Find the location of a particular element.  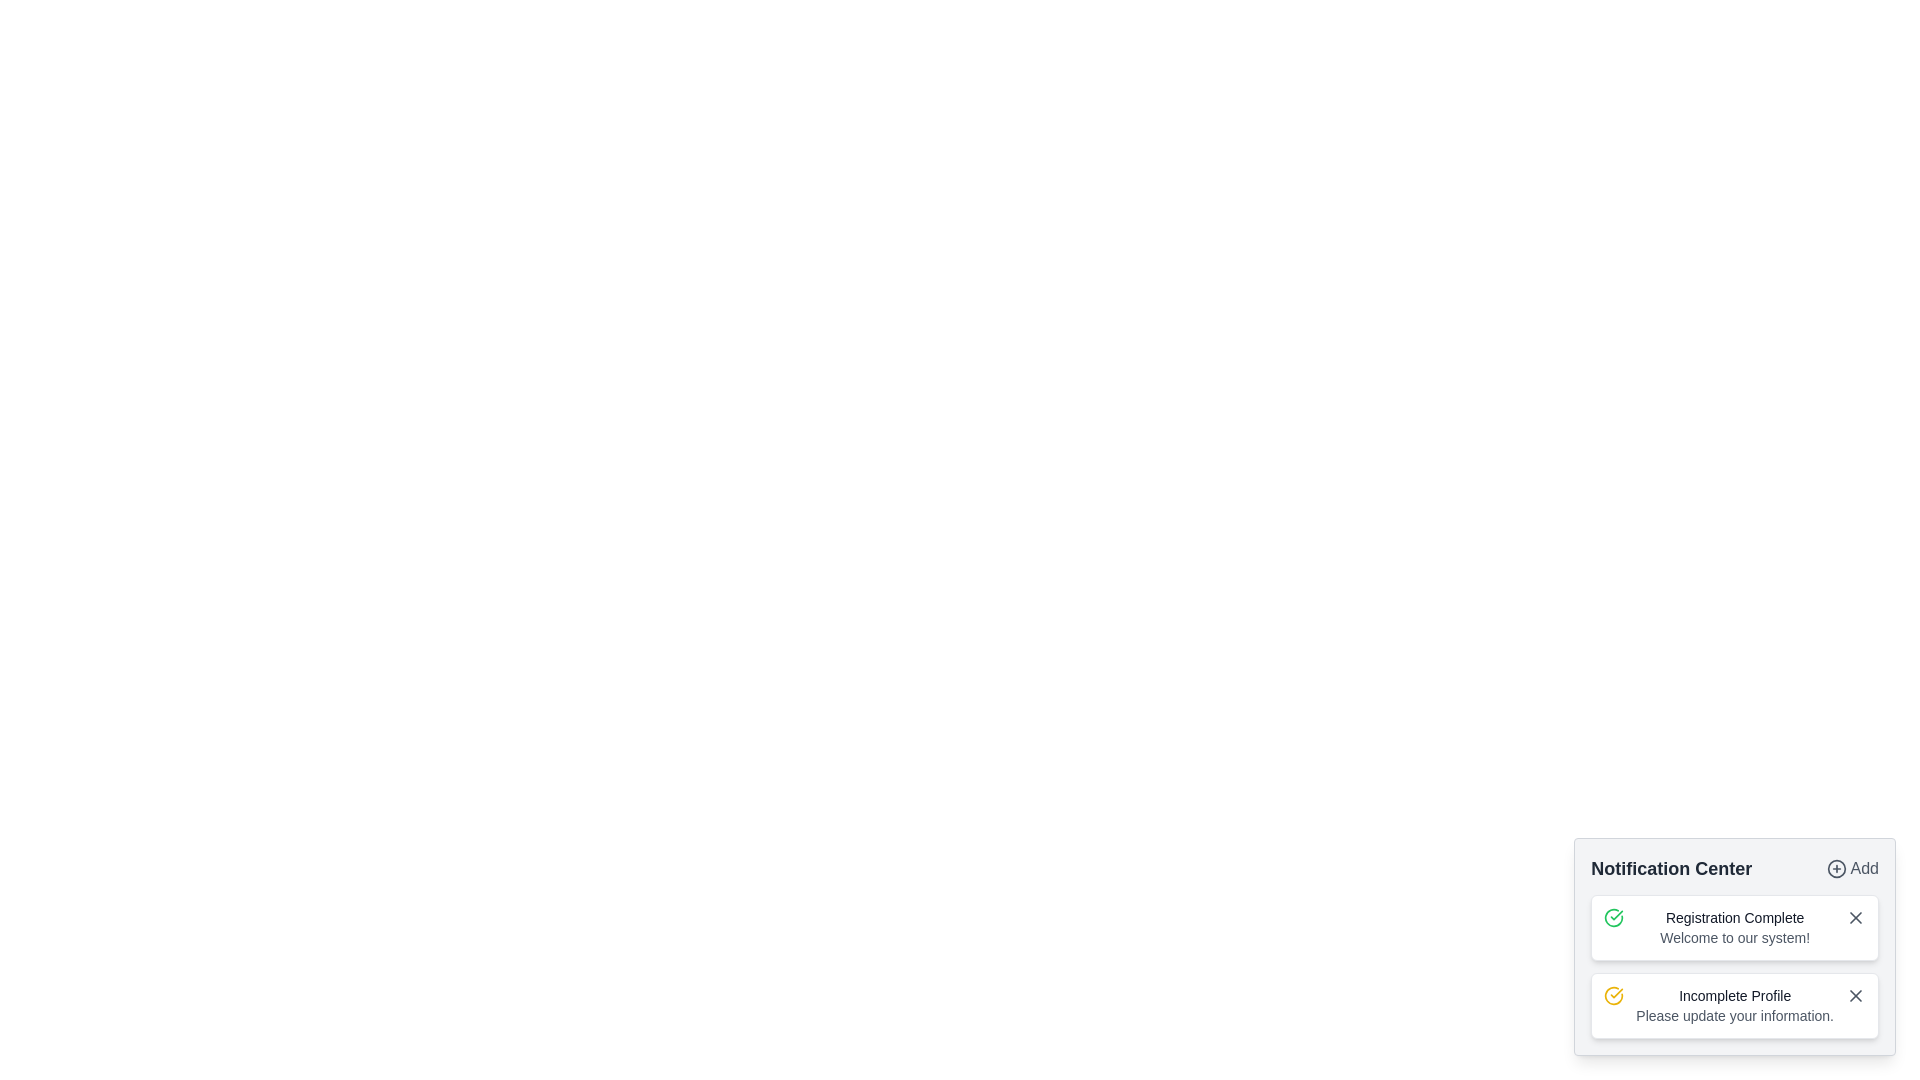

the text label indicating notifications, which is positioned on the left side of the header section is located at coordinates (1671, 867).